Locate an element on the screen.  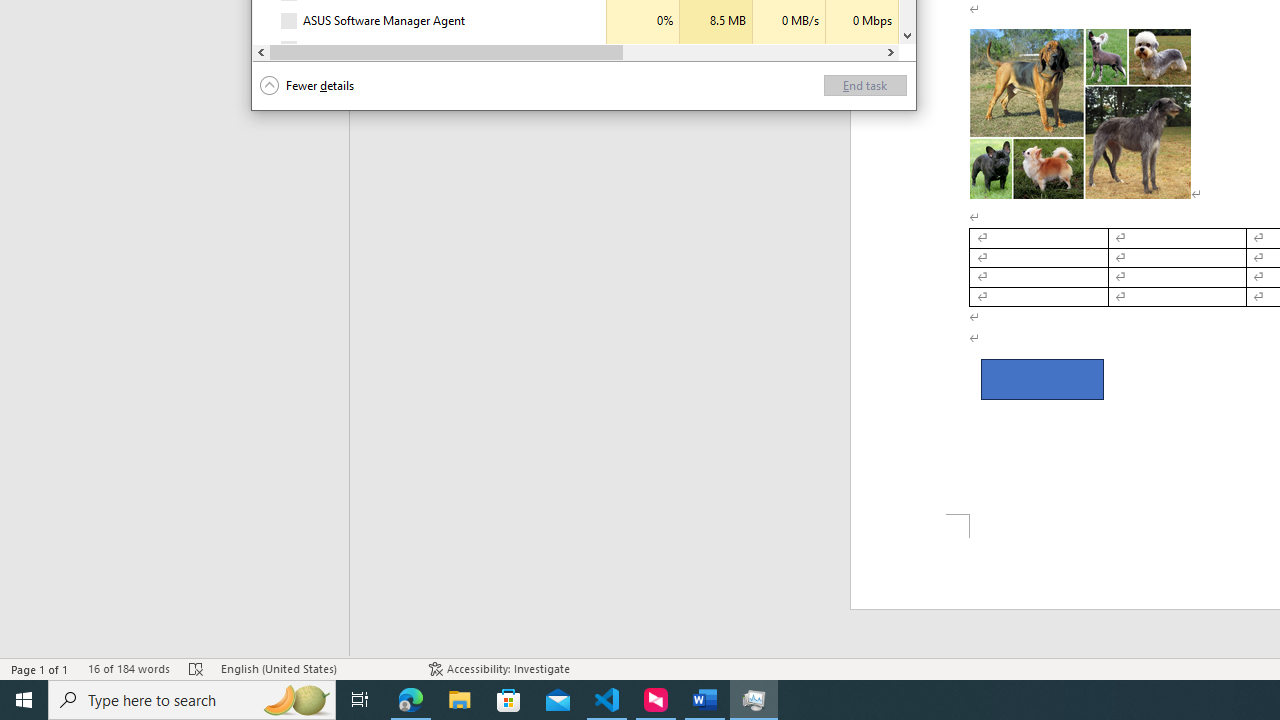
'Visual Studio Code - 1 running window' is located at coordinates (606, 698).